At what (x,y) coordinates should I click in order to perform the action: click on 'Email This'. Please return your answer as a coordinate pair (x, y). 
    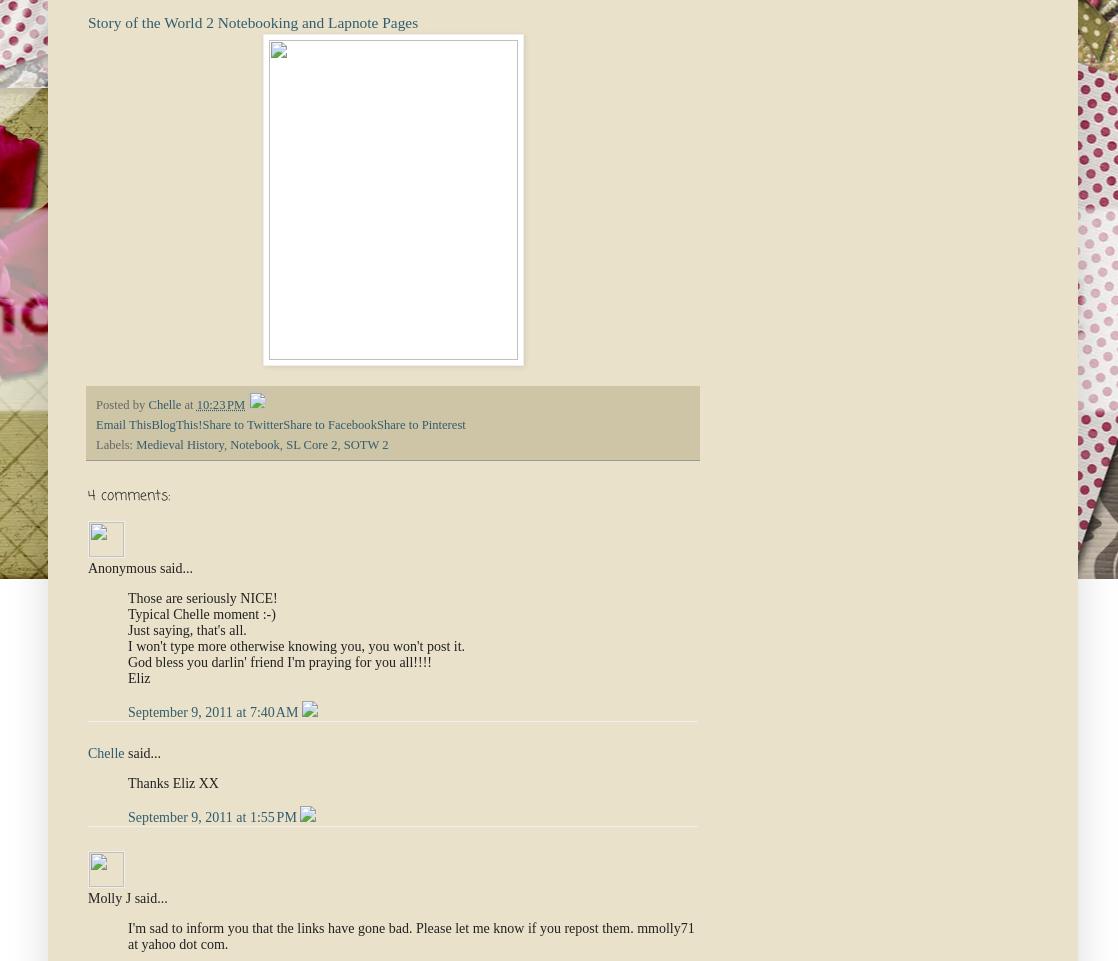
    Looking at the image, I should click on (123, 423).